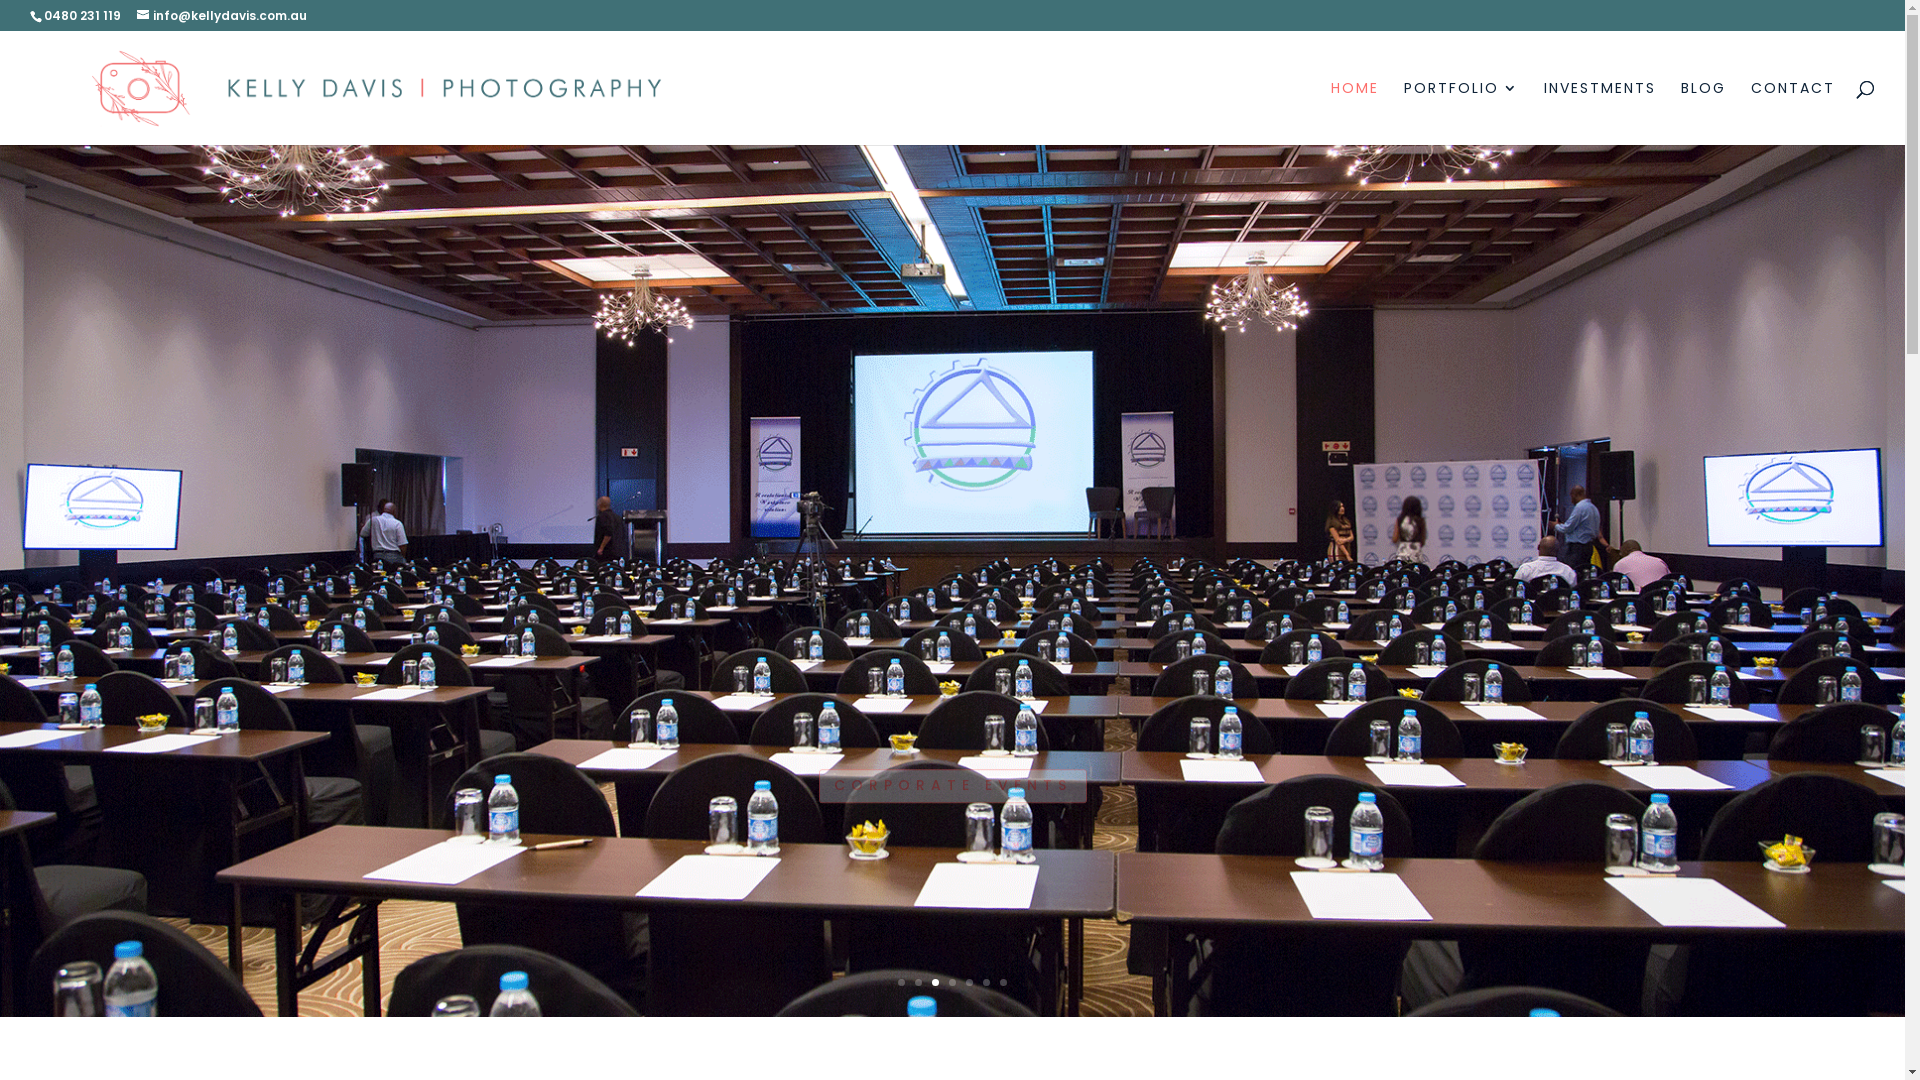 Image resolution: width=1920 pixels, height=1080 pixels. Describe the element at coordinates (900, 981) in the screenshot. I see `'1'` at that location.